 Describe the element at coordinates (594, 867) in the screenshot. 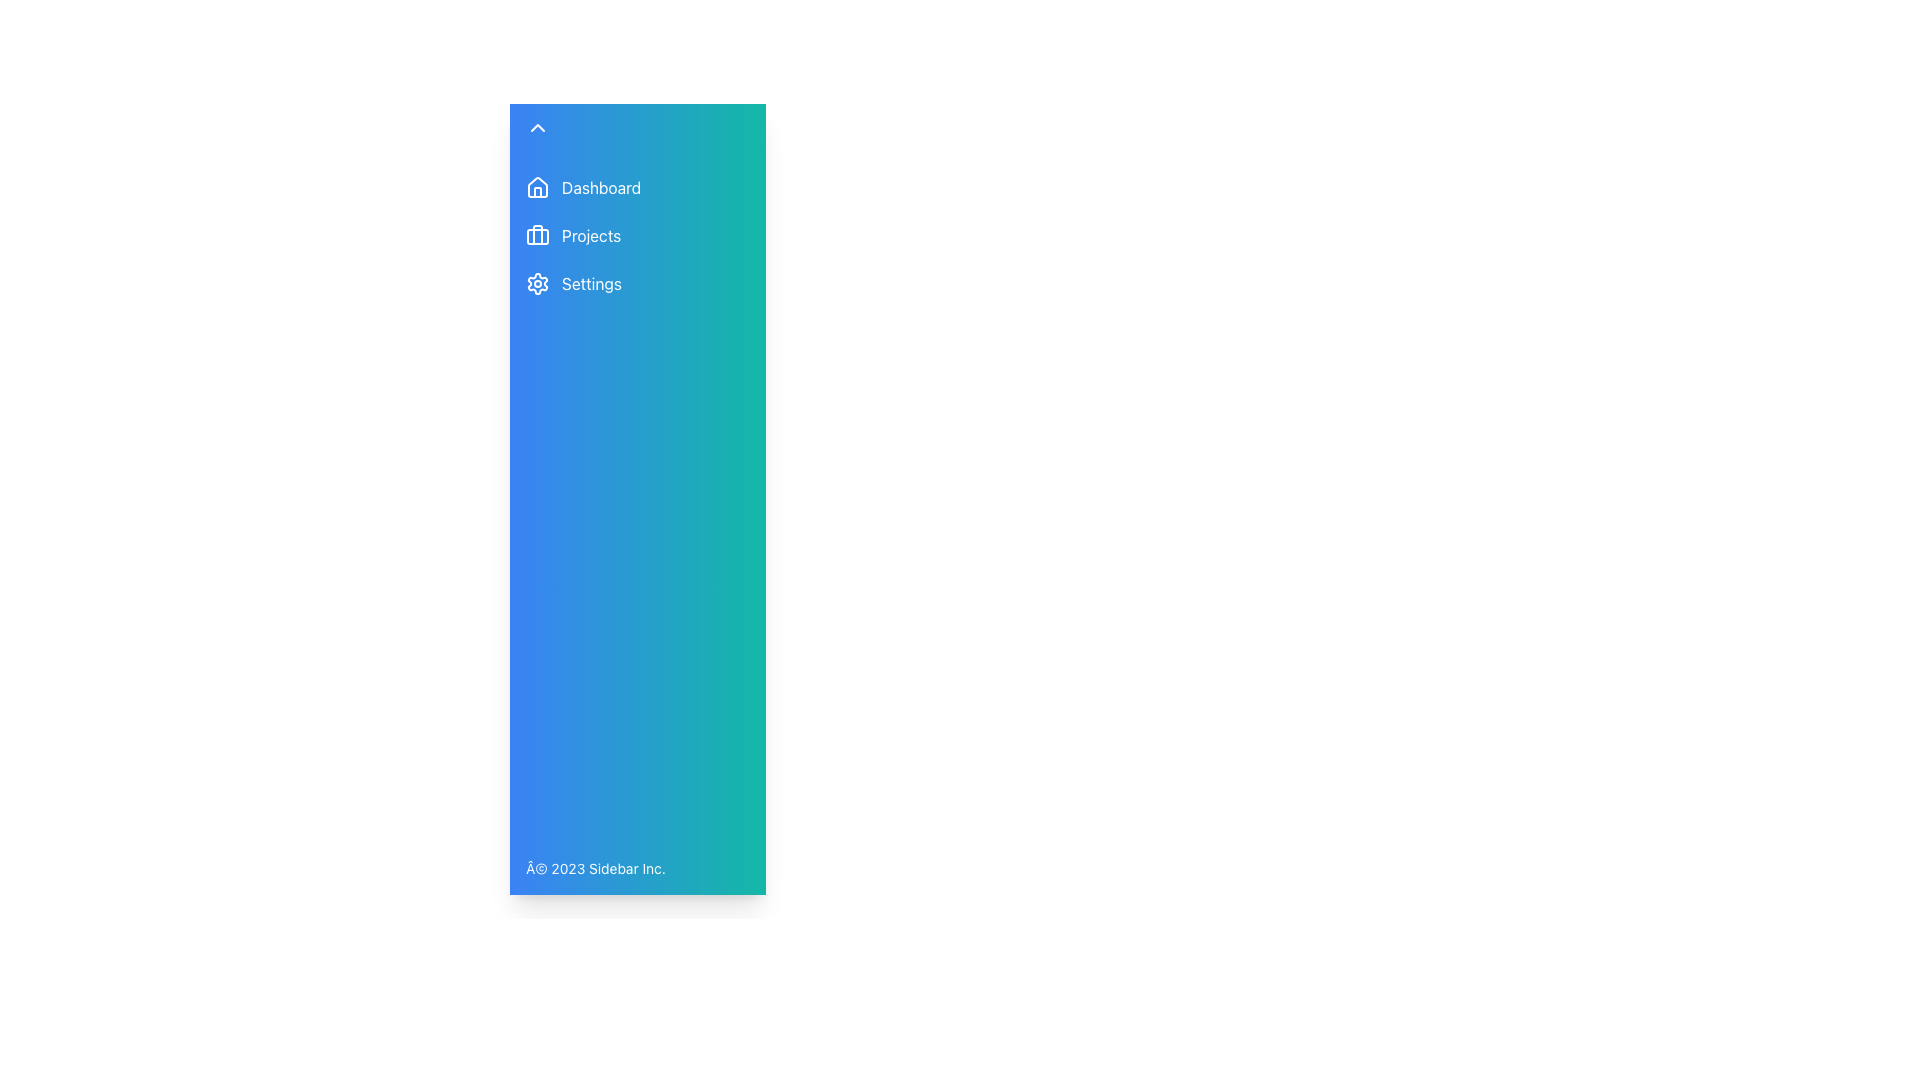

I see `the text label displaying '© 2023 Sidebar Inc.' which is centered at the bottom of the sidebar` at that location.